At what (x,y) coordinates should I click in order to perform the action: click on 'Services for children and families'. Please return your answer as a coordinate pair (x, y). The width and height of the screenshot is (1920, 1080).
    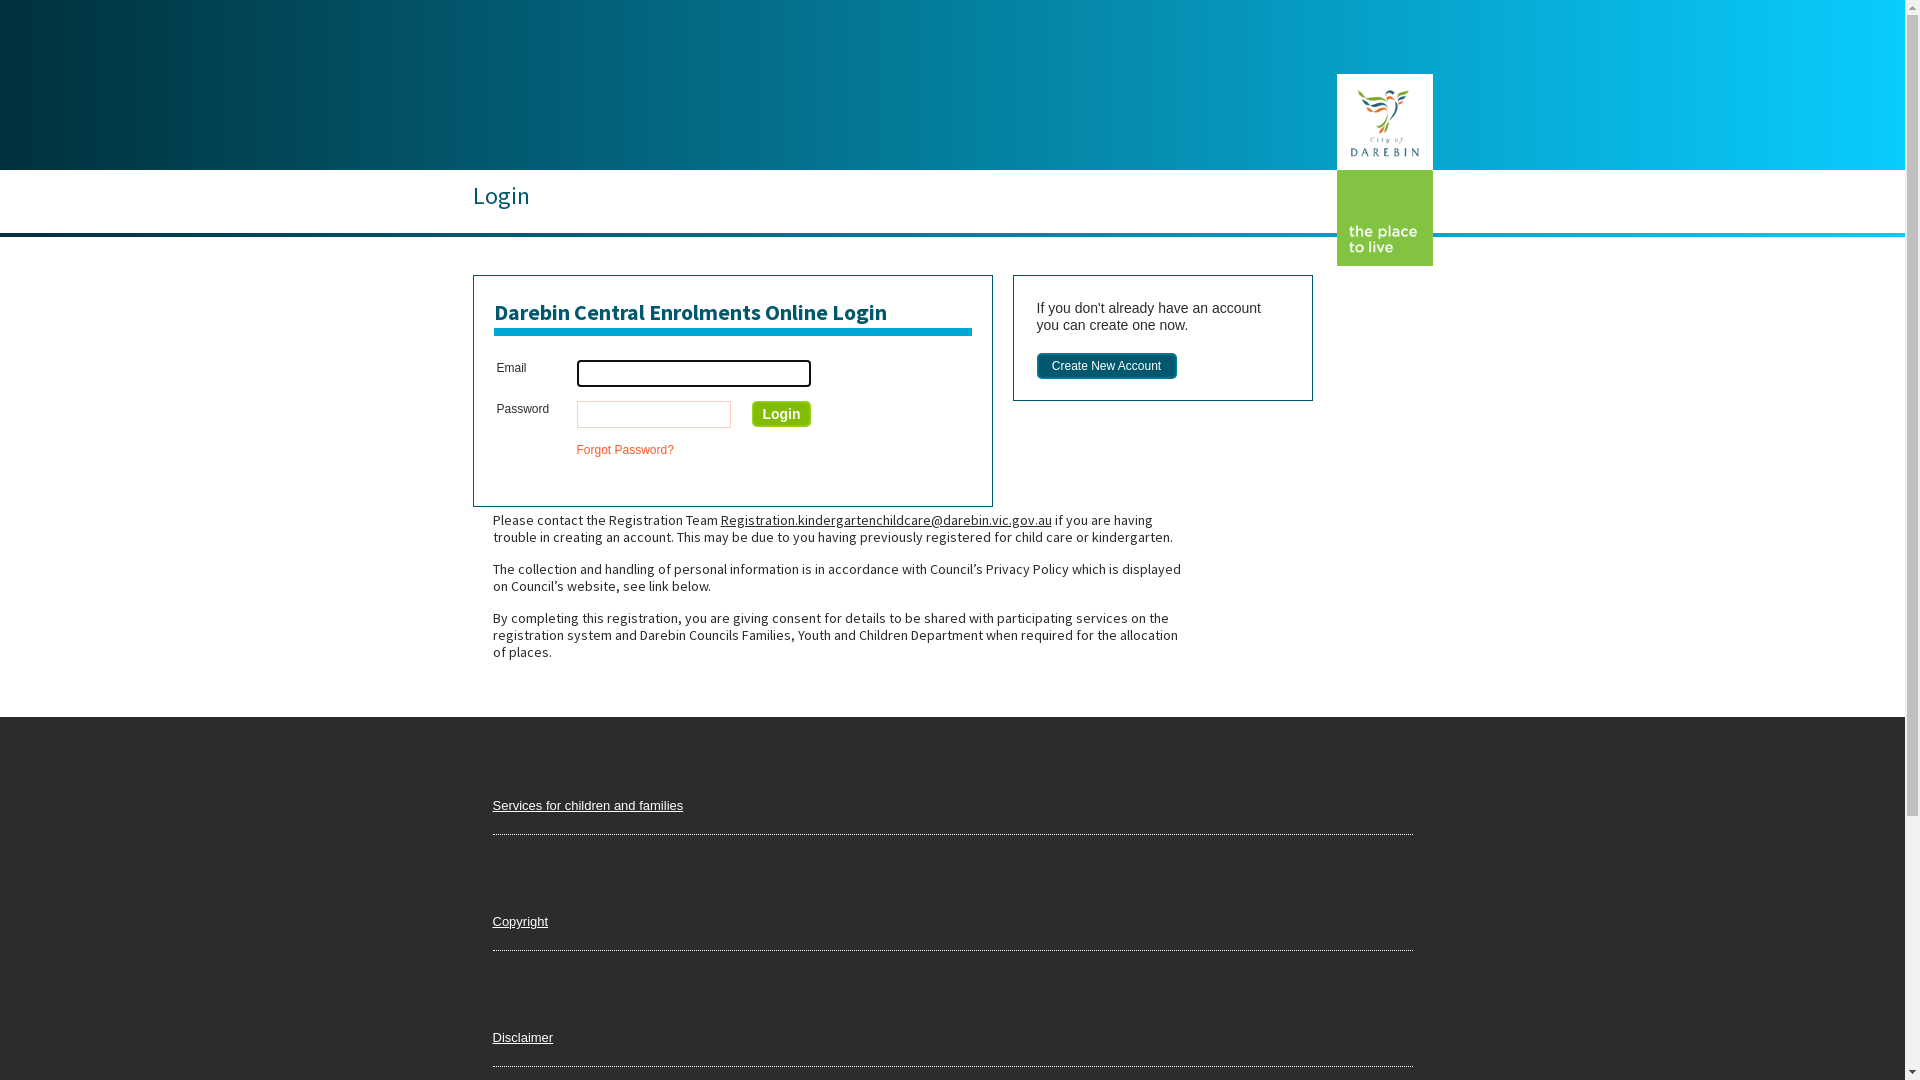
    Looking at the image, I should click on (586, 804).